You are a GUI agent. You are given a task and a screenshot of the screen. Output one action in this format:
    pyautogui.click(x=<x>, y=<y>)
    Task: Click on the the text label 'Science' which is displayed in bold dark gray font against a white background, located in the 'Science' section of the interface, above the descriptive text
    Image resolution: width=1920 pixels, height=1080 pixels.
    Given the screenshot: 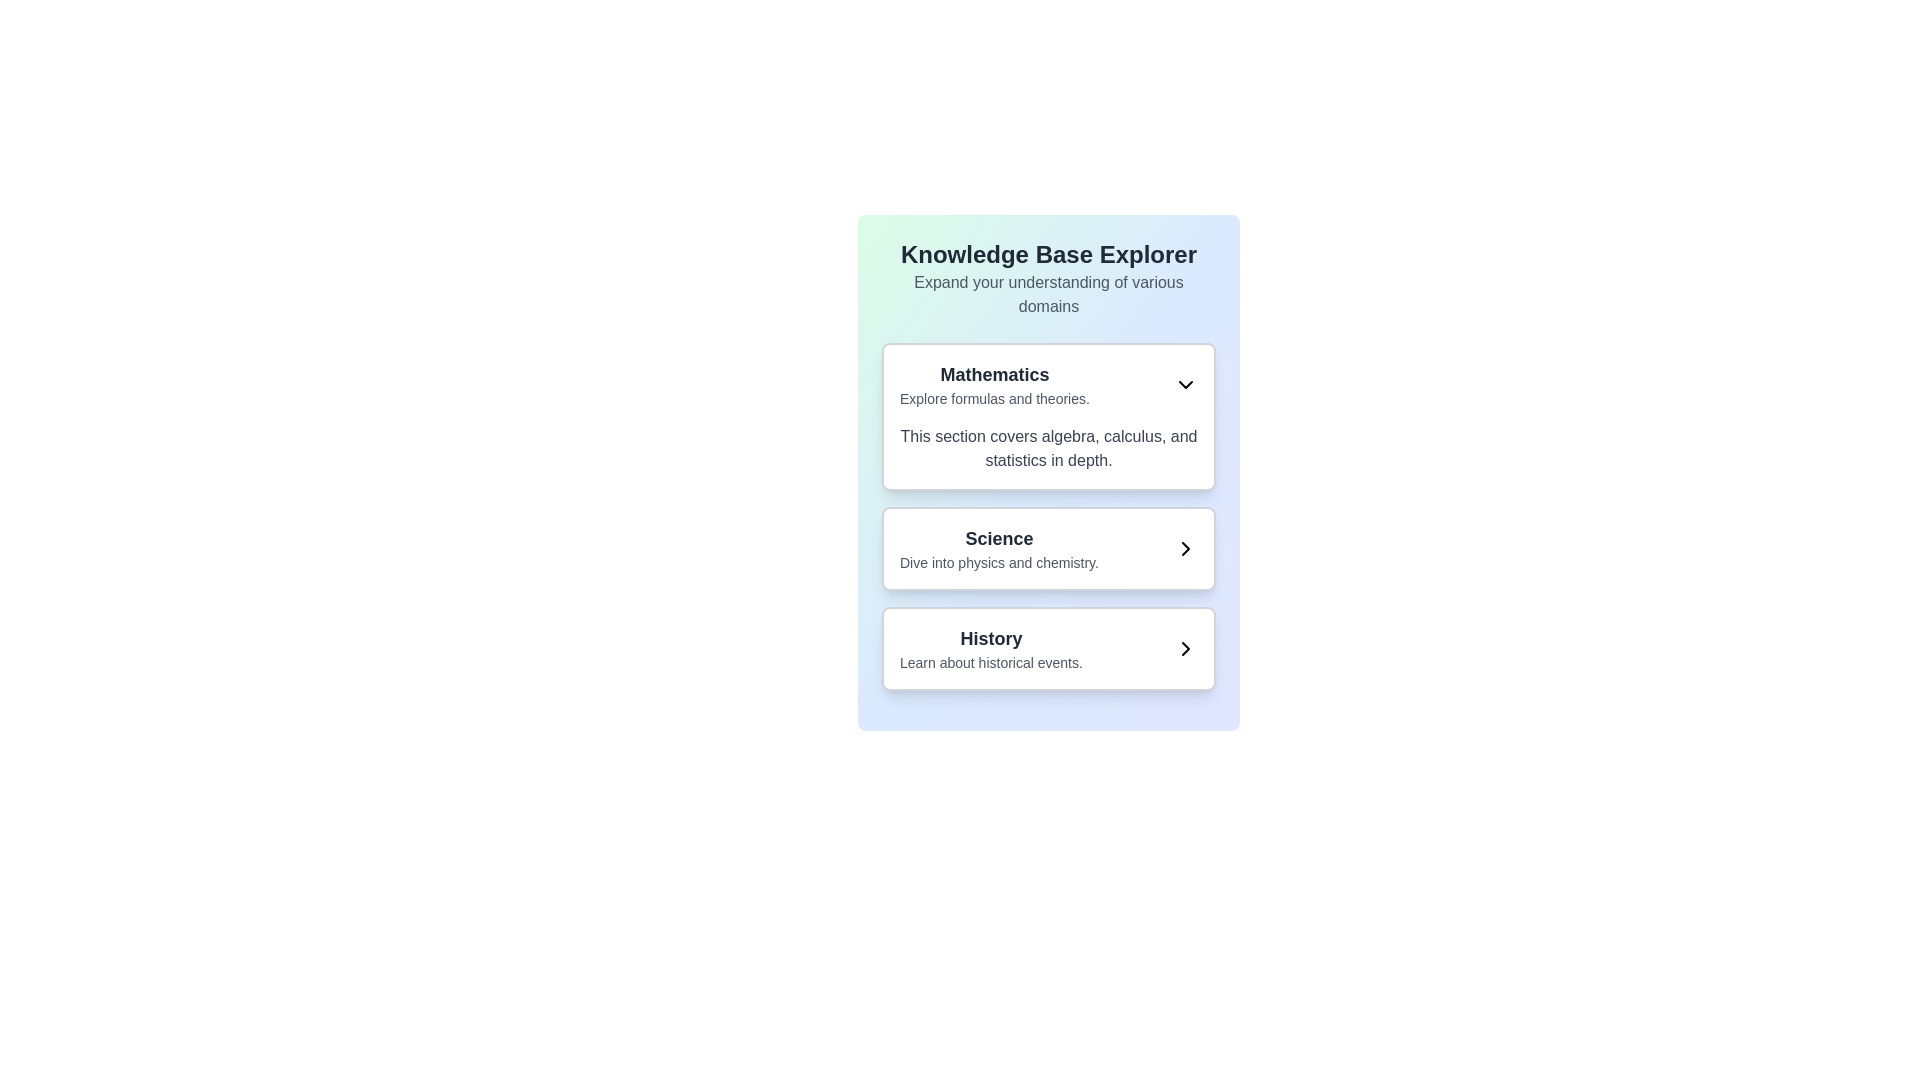 What is the action you would take?
    pyautogui.click(x=999, y=538)
    